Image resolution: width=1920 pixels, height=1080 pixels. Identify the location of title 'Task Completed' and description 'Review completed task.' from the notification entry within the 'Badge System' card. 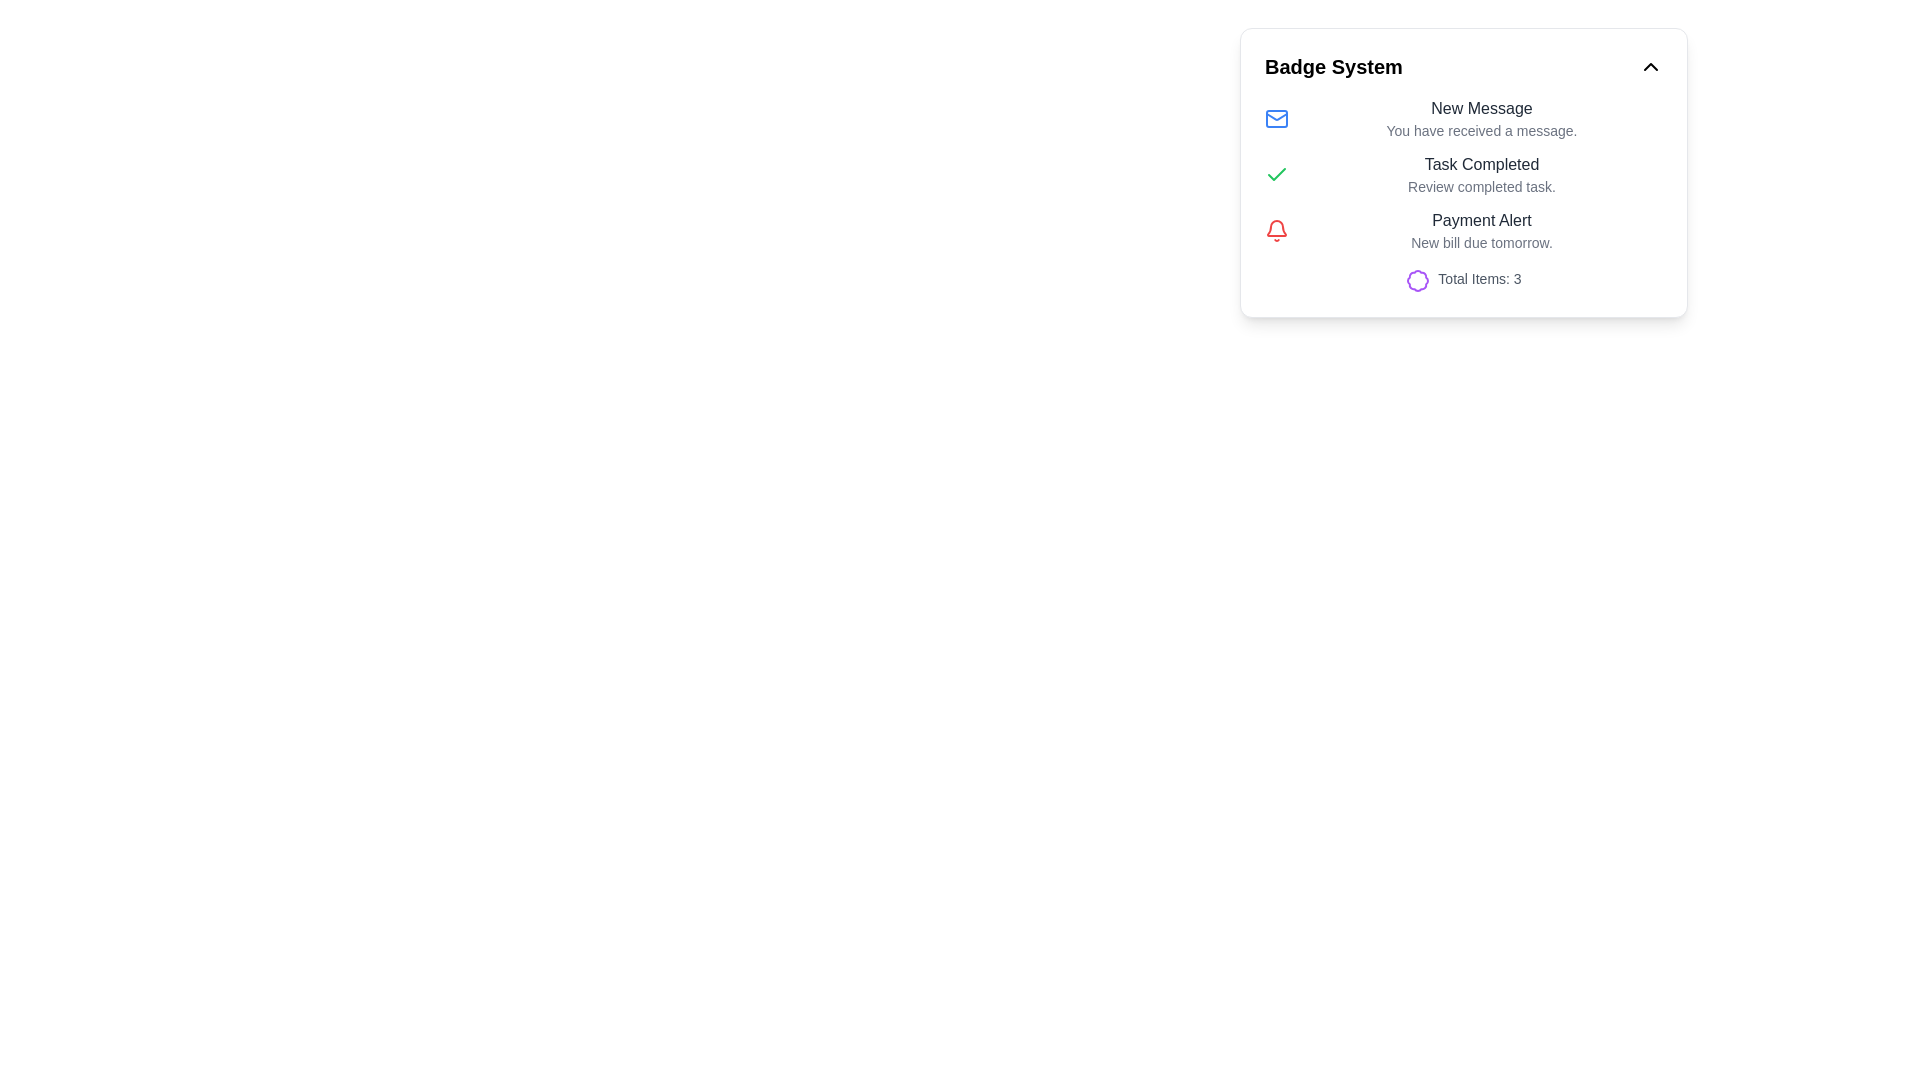
(1482, 173).